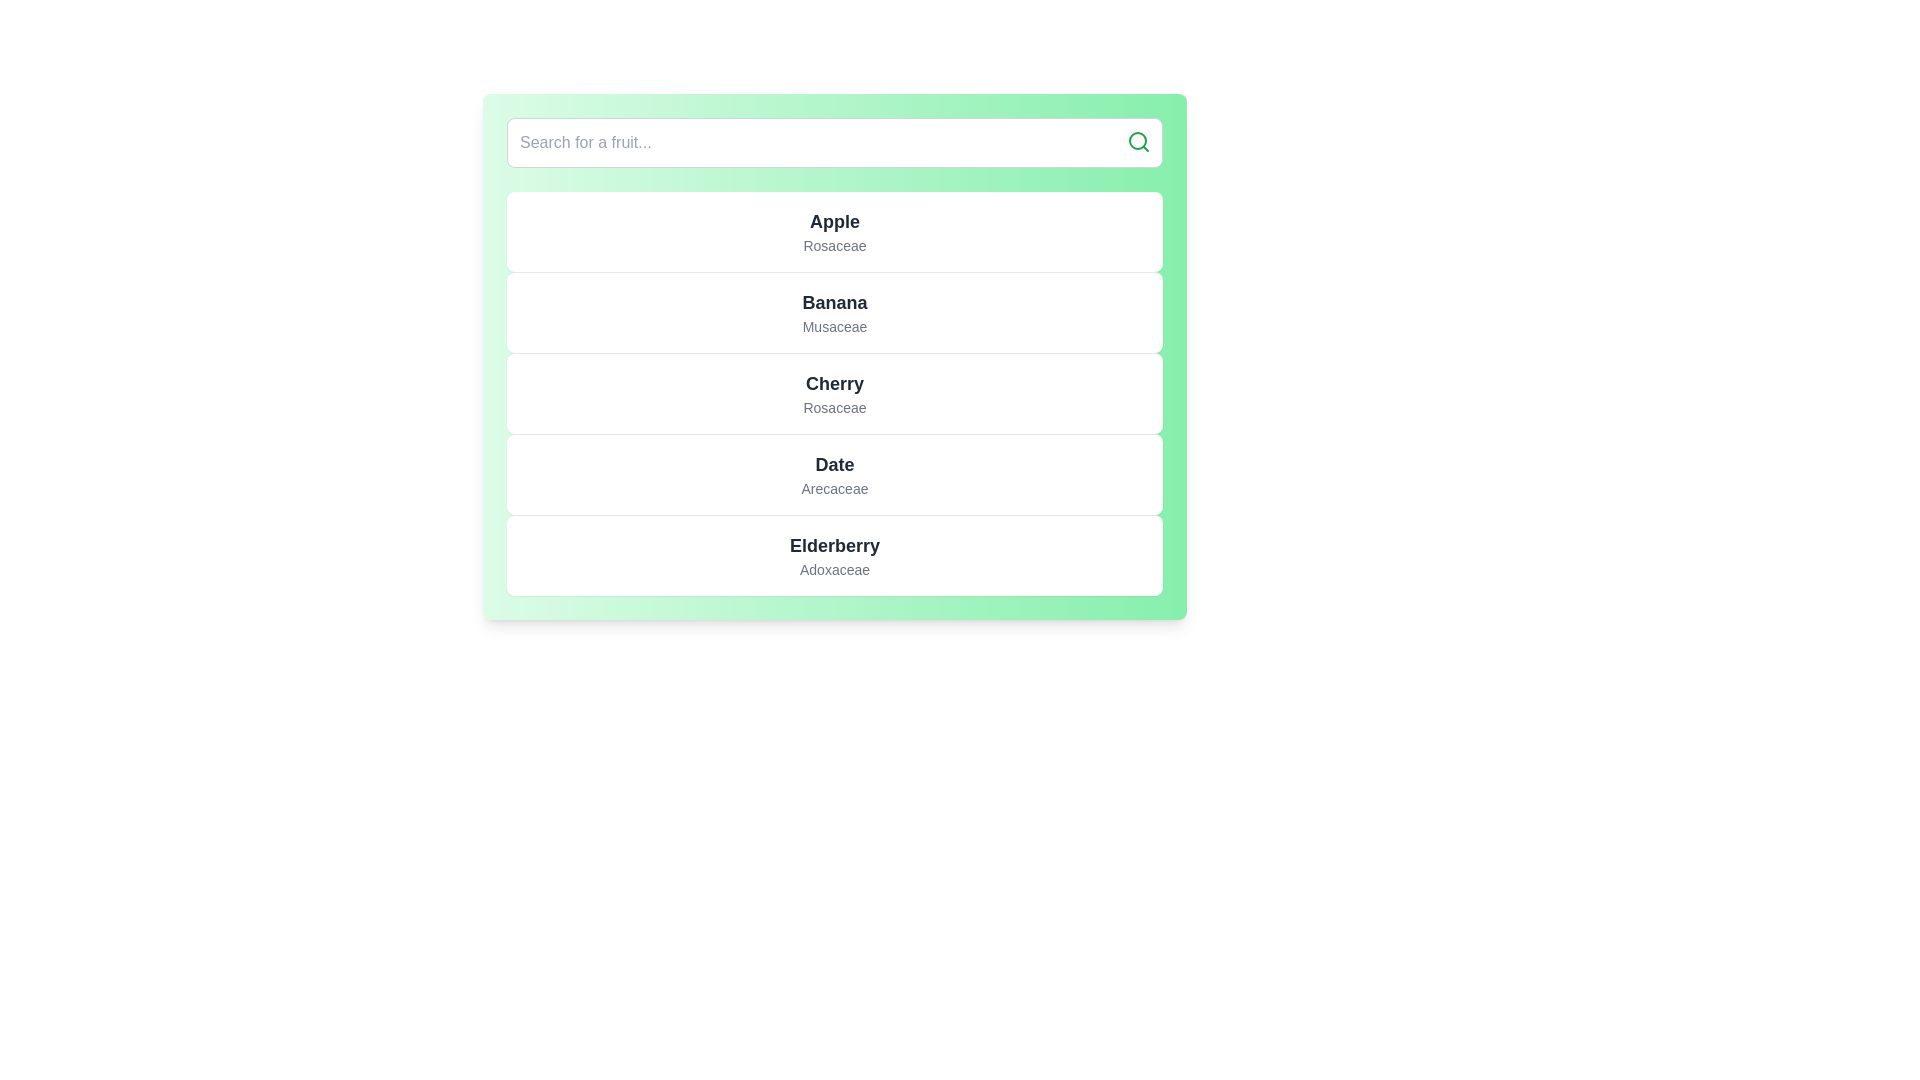 Image resolution: width=1920 pixels, height=1080 pixels. What do you see at coordinates (835, 474) in the screenshot?
I see `the fourth item in the vertically stacked list that displays 'Date' in bold and 'Arecaceae' in gray` at bounding box center [835, 474].